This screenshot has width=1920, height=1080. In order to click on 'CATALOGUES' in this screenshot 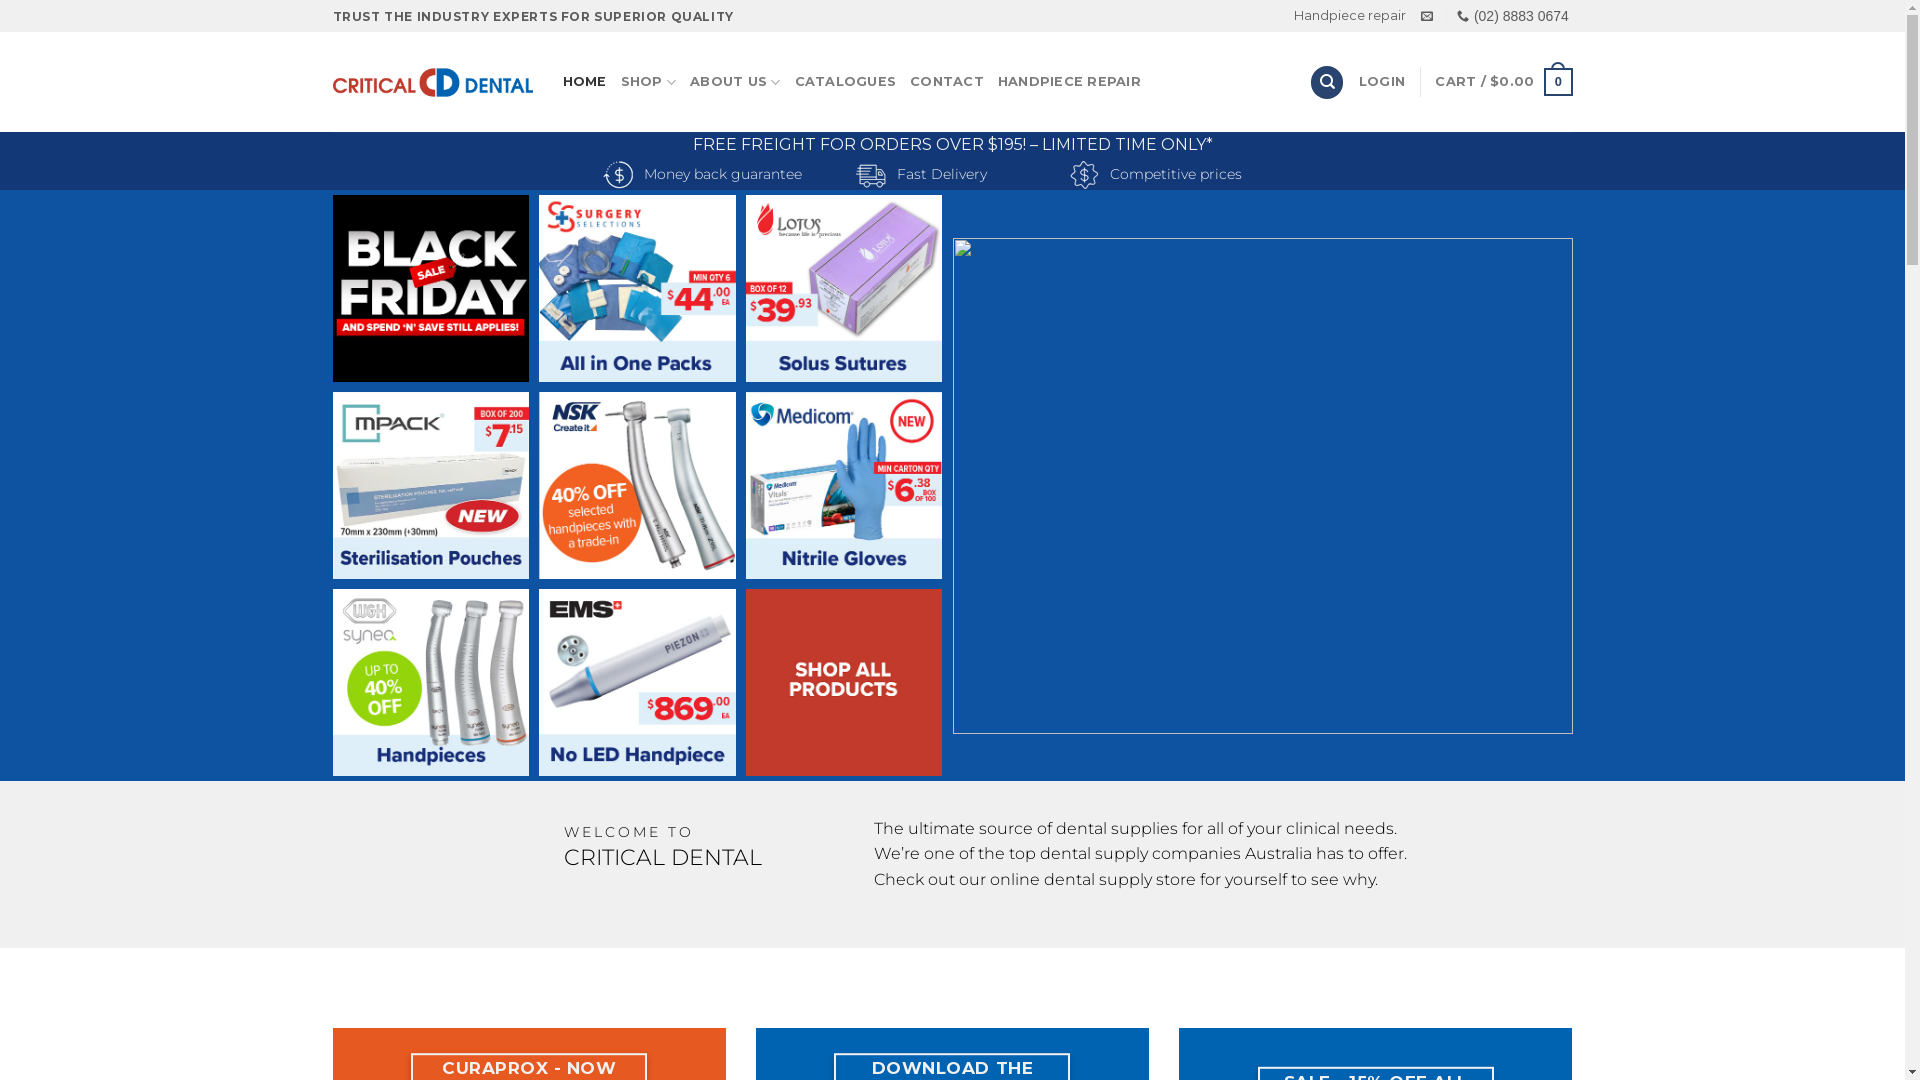, I will do `click(845, 80)`.